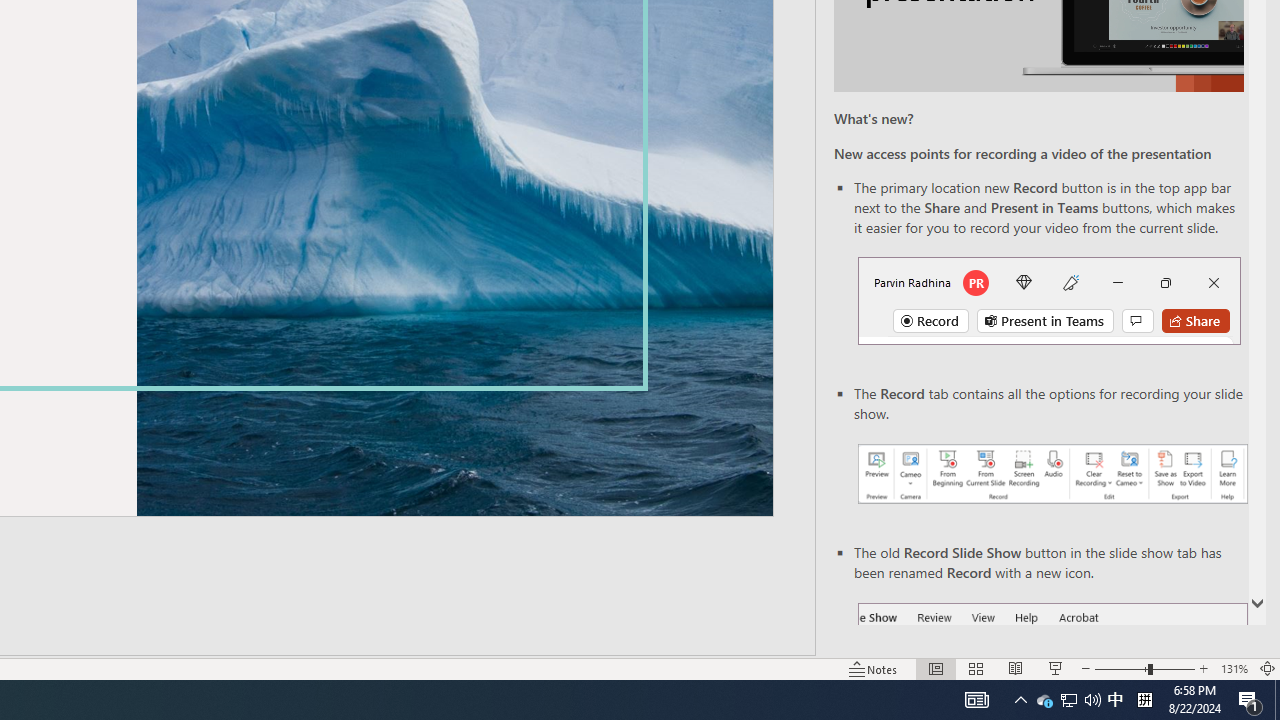 Image resolution: width=1280 pixels, height=720 pixels. I want to click on 'Zoom', so click(1144, 669).